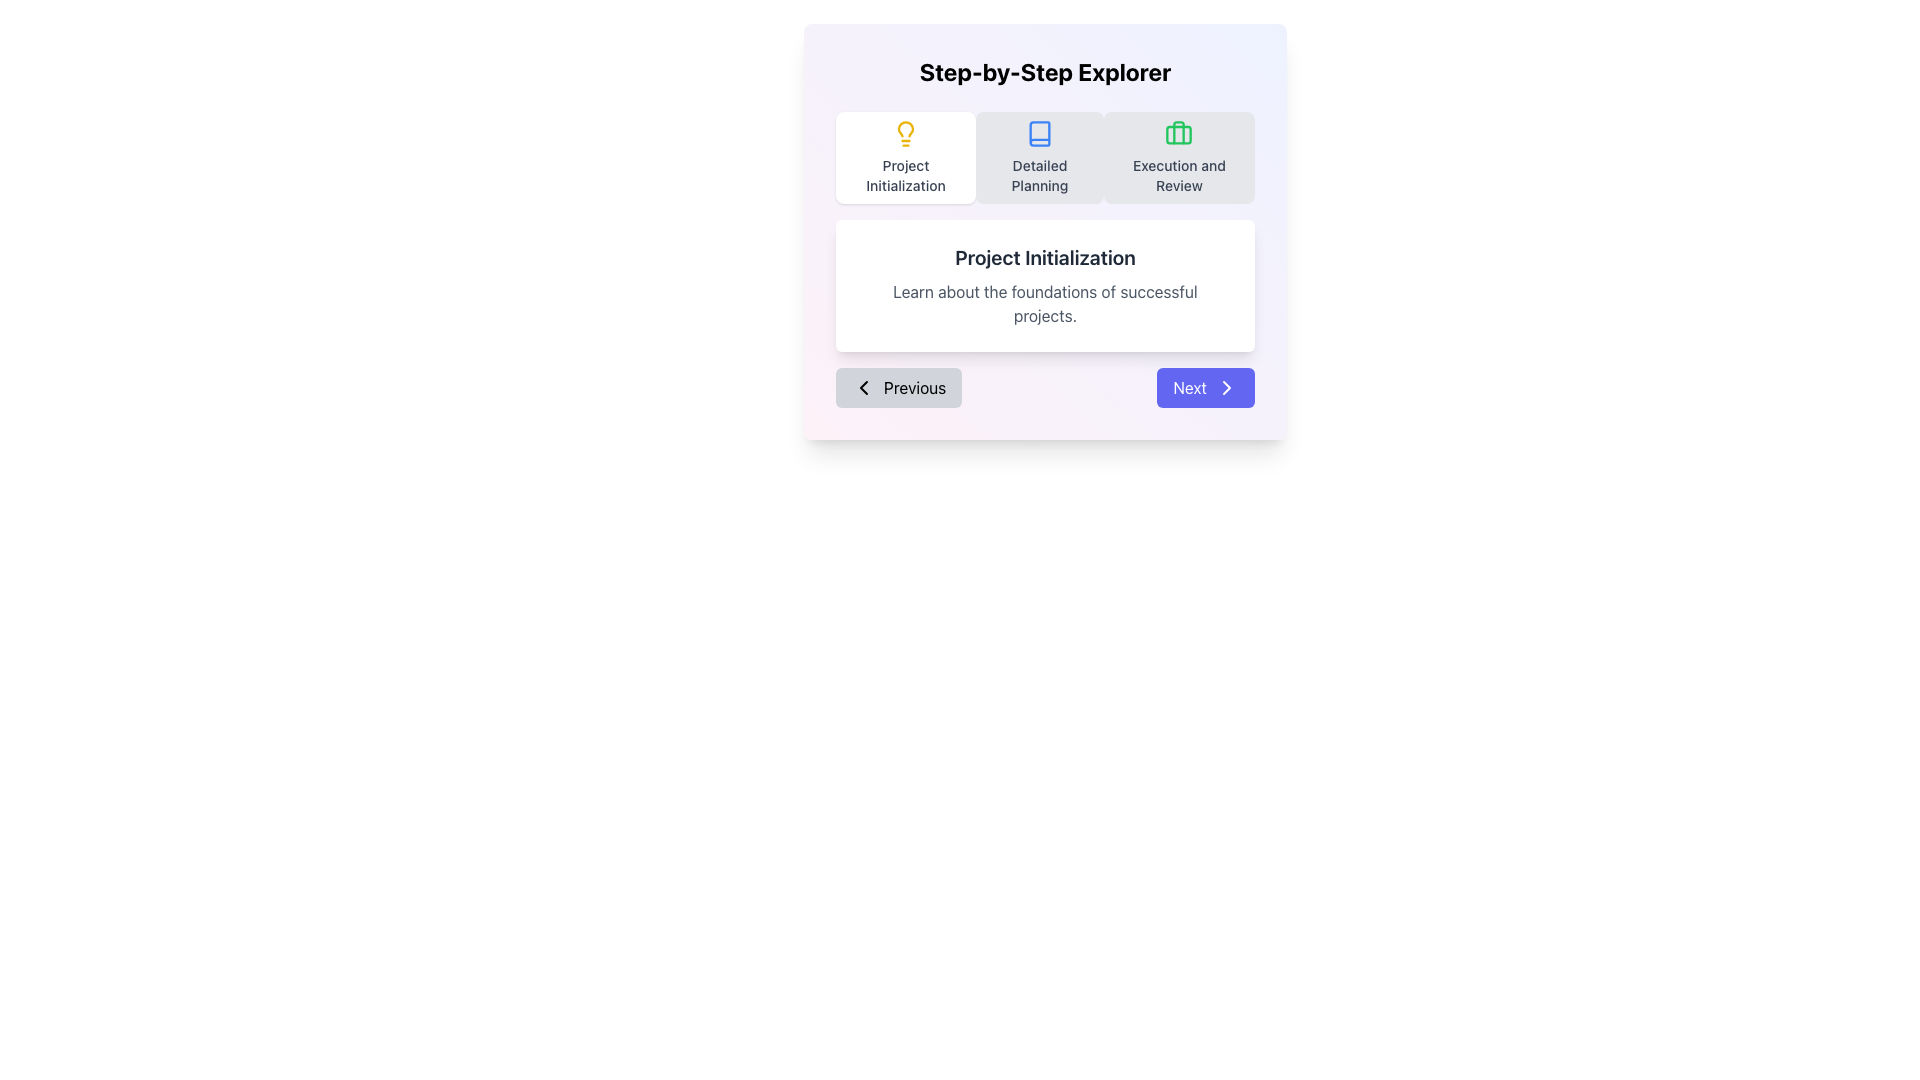  What do you see at coordinates (864, 388) in the screenshot?
I see `the 'Previous' SVG icon located within the button for navigation purposes` at bounding box center [864, 388].